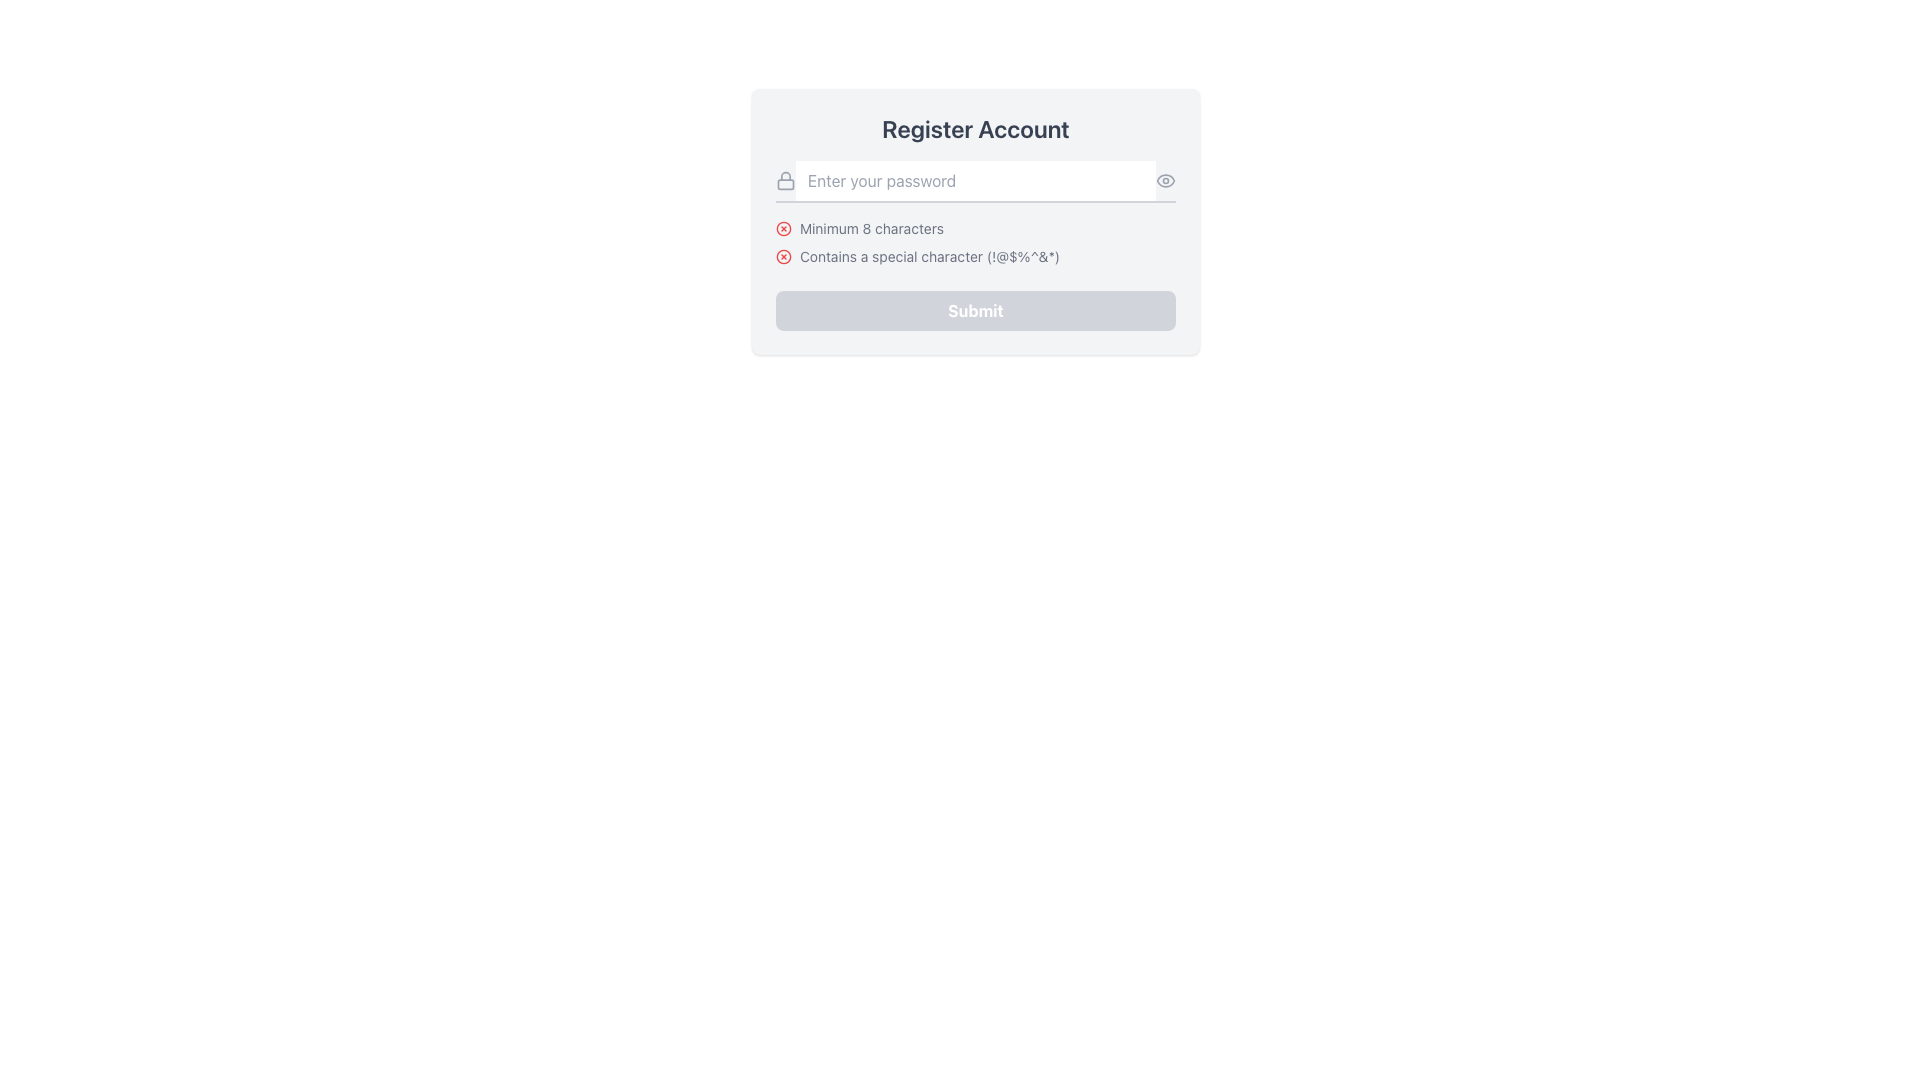 The image size is (1920, 1080). What do you see at coordinates (975, 181) in the screenshot?
I see `the Password Input Field located below the title in the 'Register Account' form` at bounding box center [975, 181].